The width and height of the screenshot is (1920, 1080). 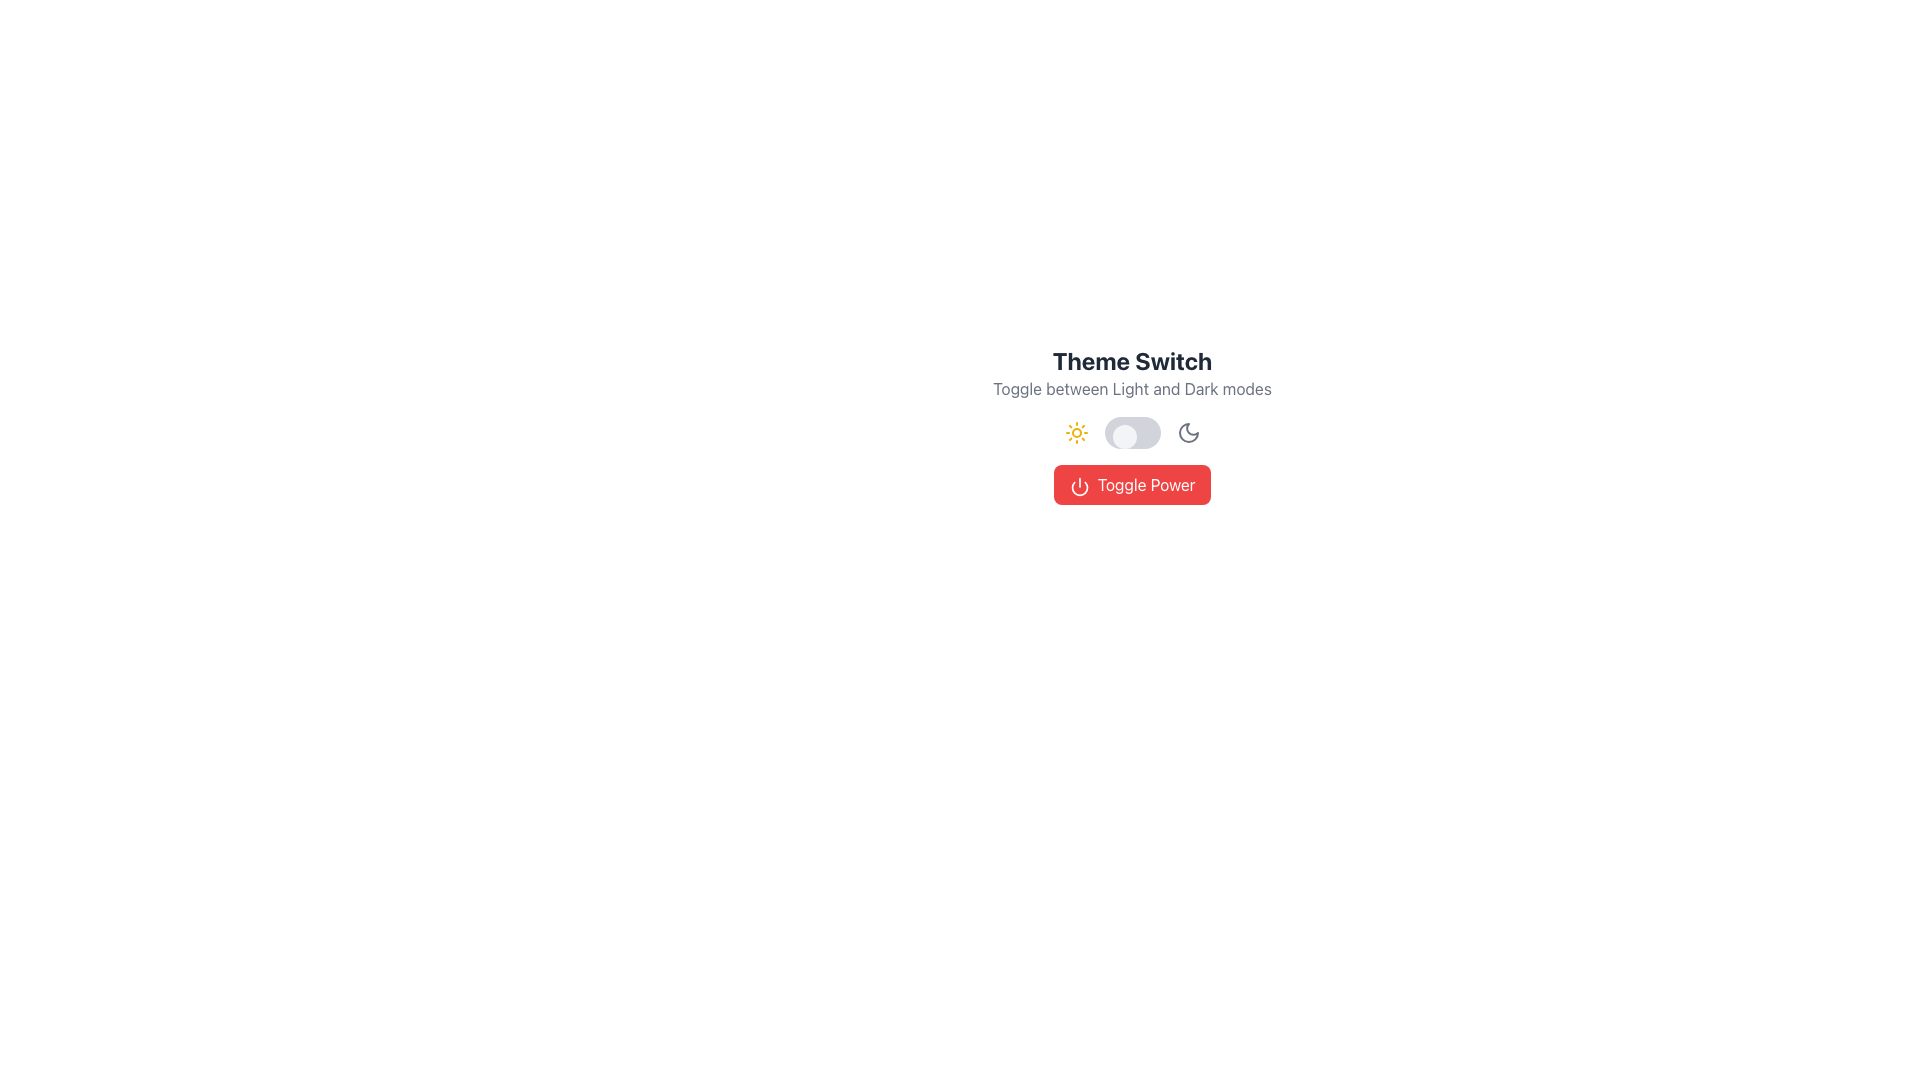 What do you see at coordinates (1188, 431) in the screenshot?
I see `the gray moon SVG icon representing the dark mode toggle` at bounding box center [1188, 431].